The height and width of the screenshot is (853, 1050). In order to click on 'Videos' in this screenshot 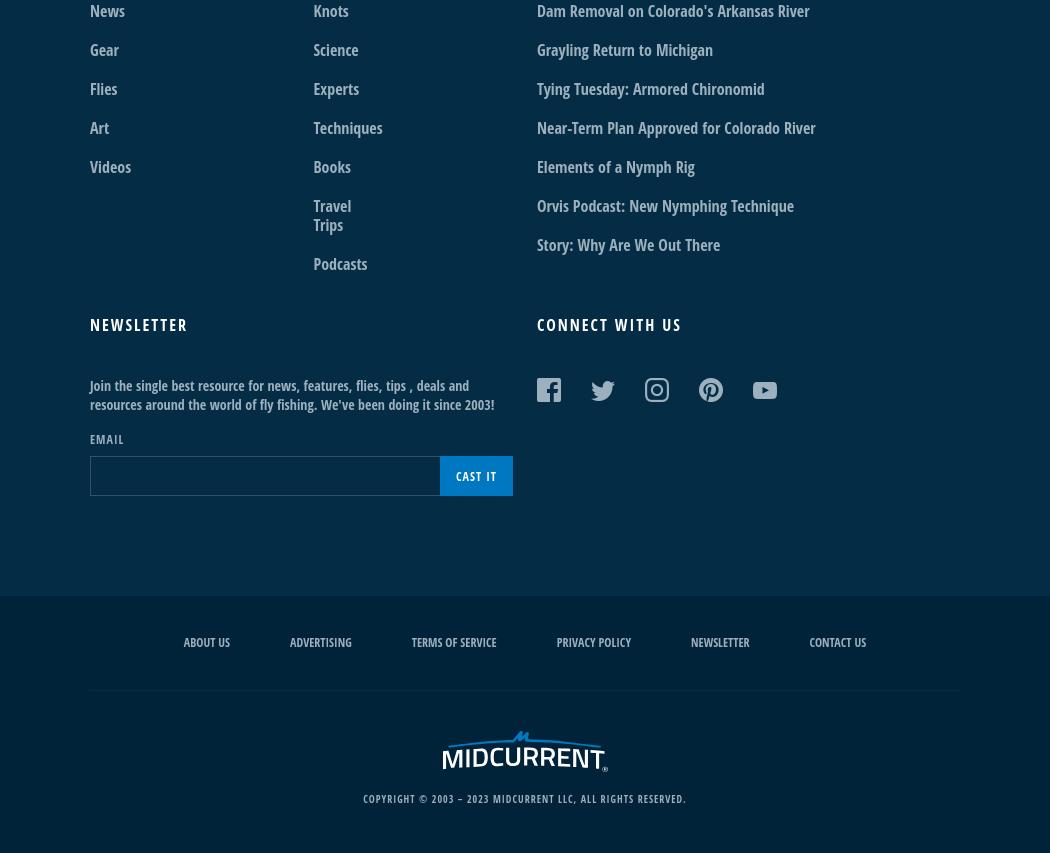, I will do `click(110, 167)`.